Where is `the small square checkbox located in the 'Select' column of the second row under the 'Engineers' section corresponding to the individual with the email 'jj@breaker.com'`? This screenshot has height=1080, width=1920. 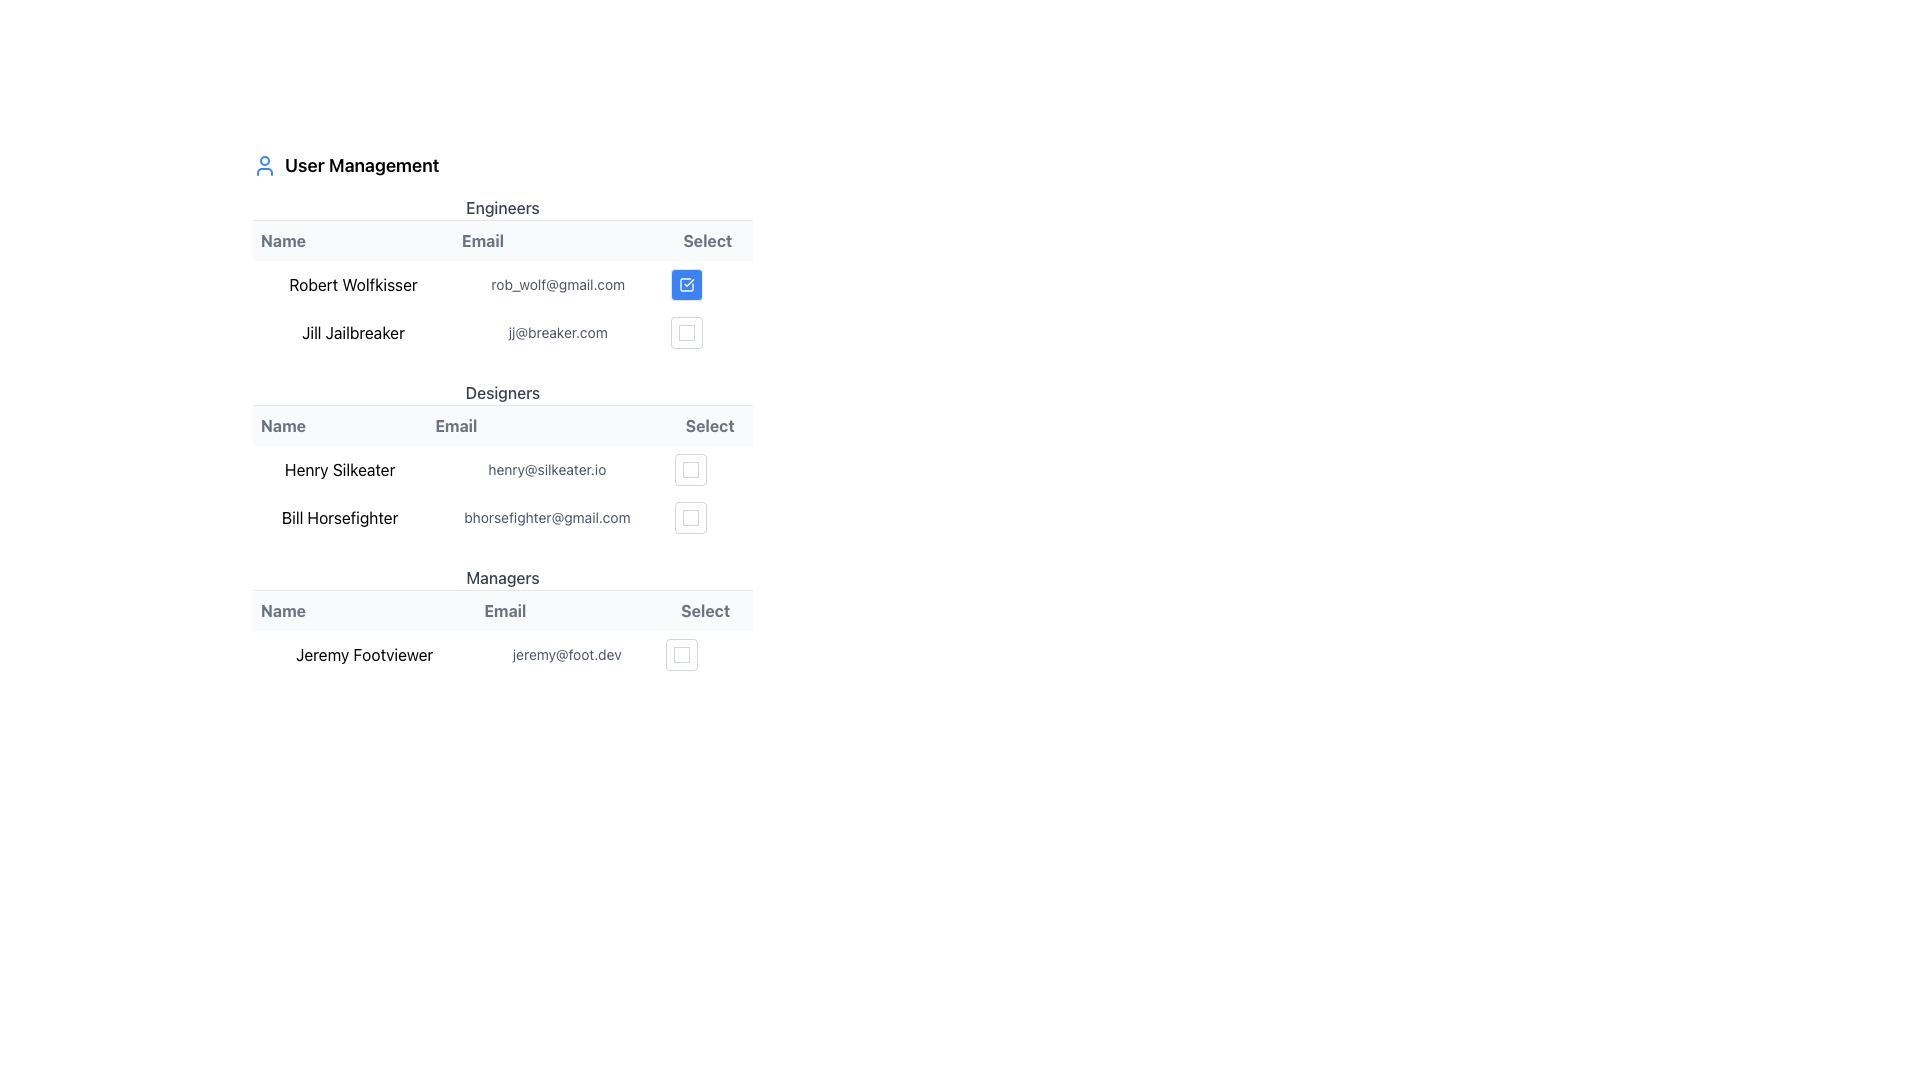 the small square checkbox located in the 'Select' column of the second row under the 'Engineers' section corresponding to the individual with the email 'jj@breaker.com' is located at coordinates (686, 331).